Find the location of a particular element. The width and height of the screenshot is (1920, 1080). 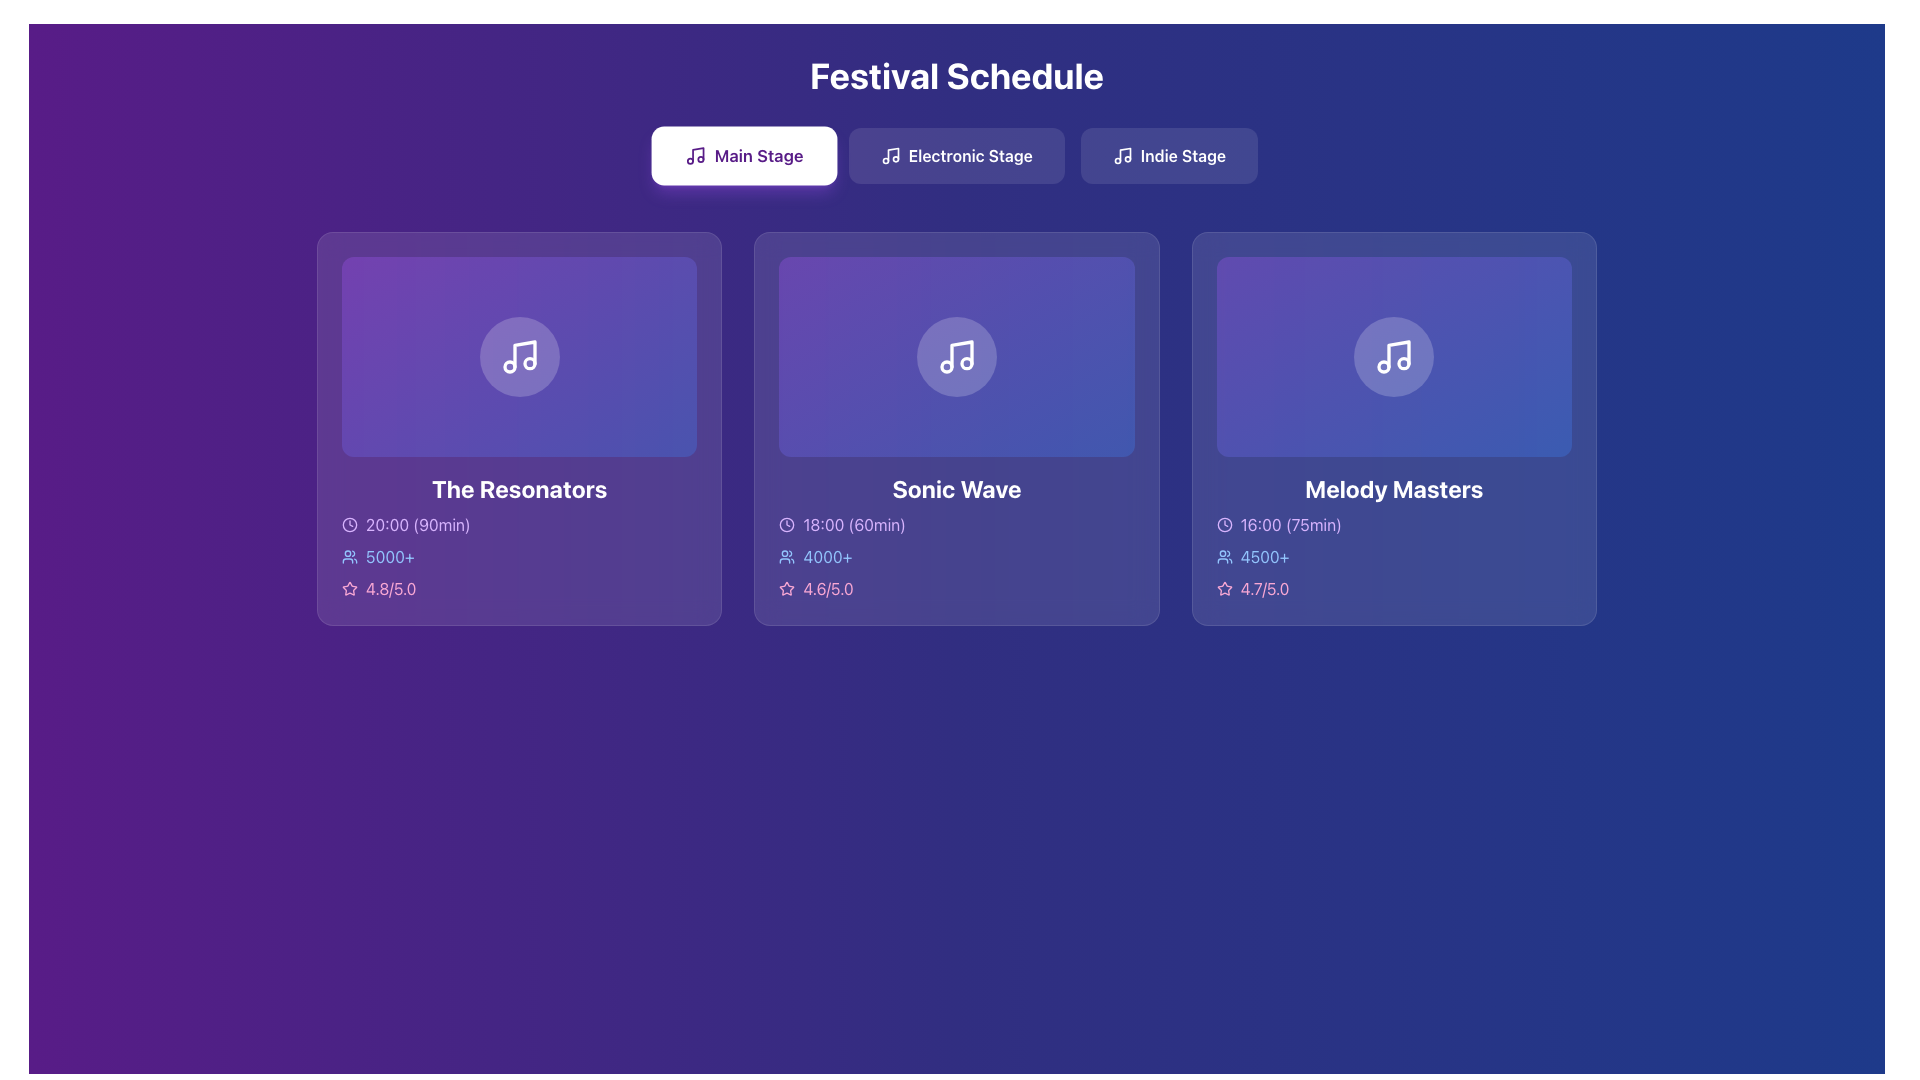

the circular icon with a musical note symbol, located at the center of the top section of the 'Melody Masters' card is located at coordinates (1393, 355).